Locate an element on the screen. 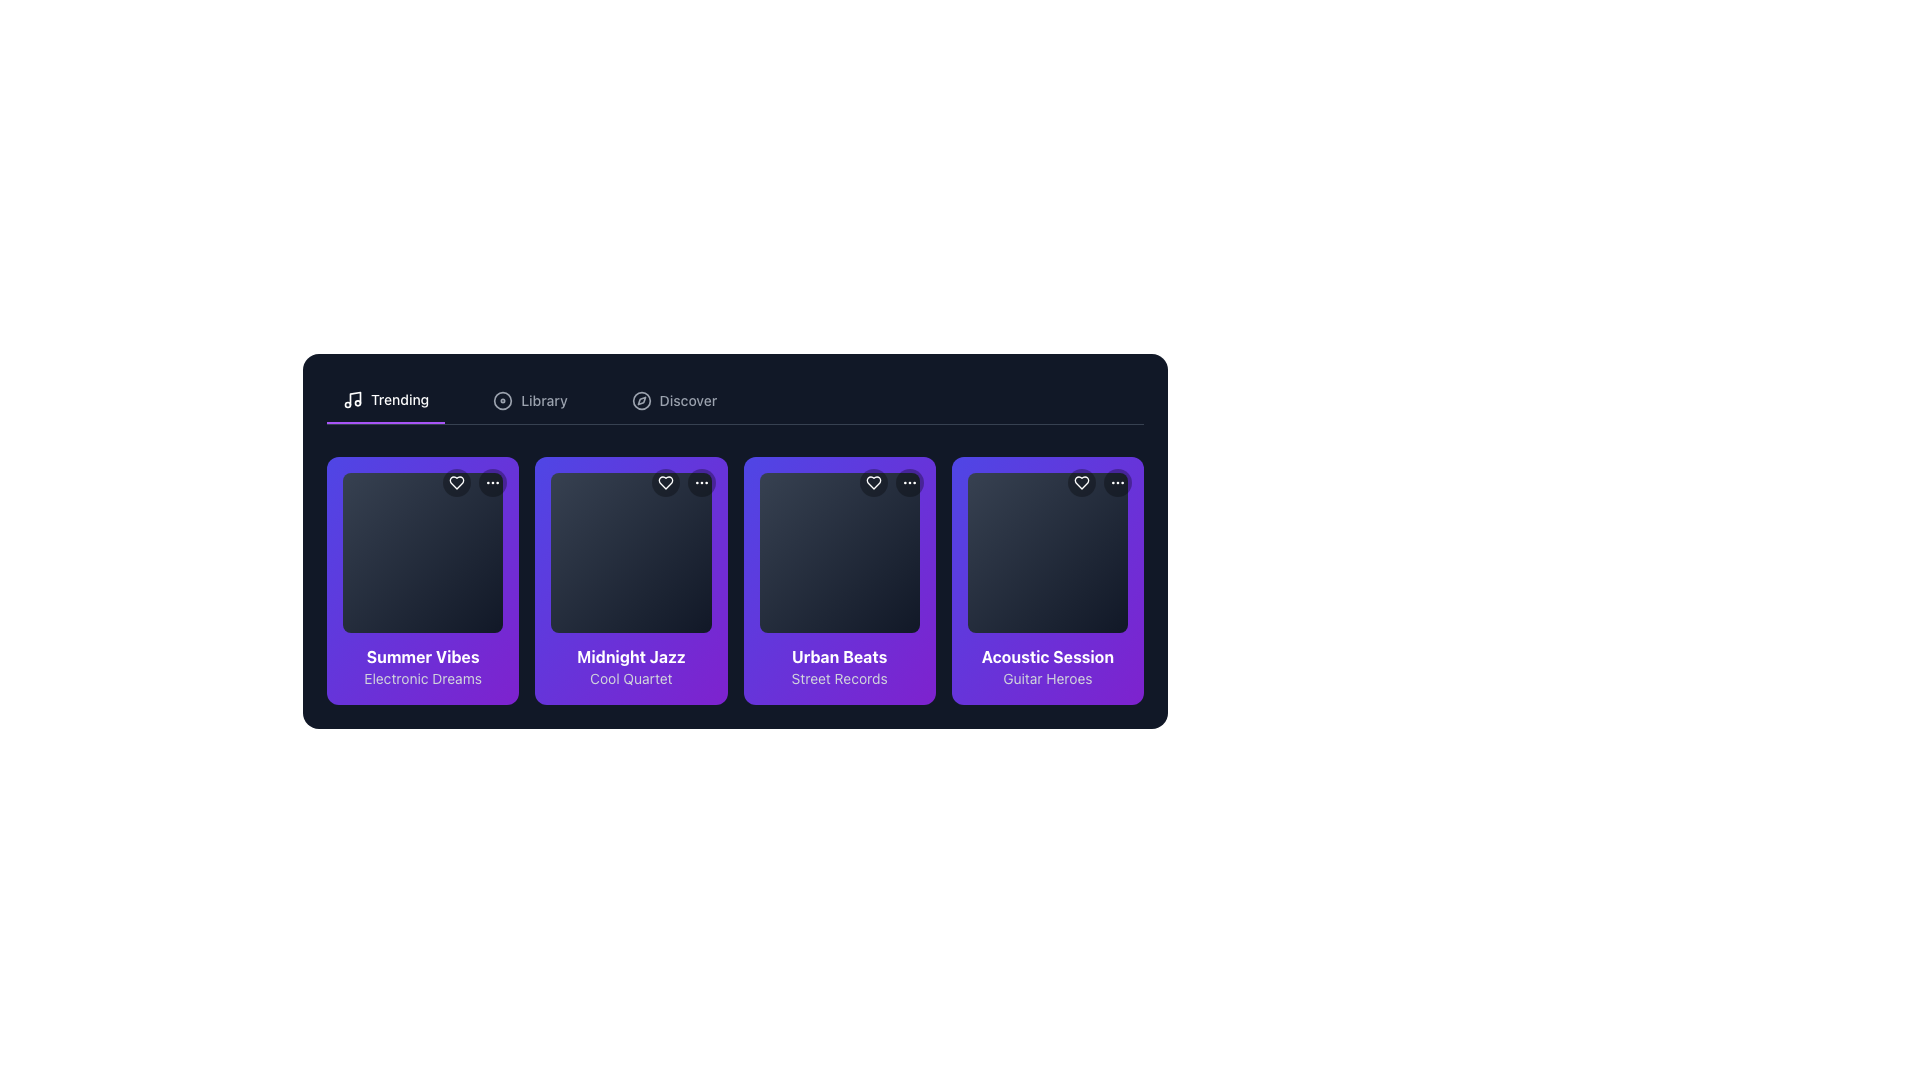  the heart icon button in the top-right corner of the 'Summer Vibes' card is located at coordinates (456, 482).